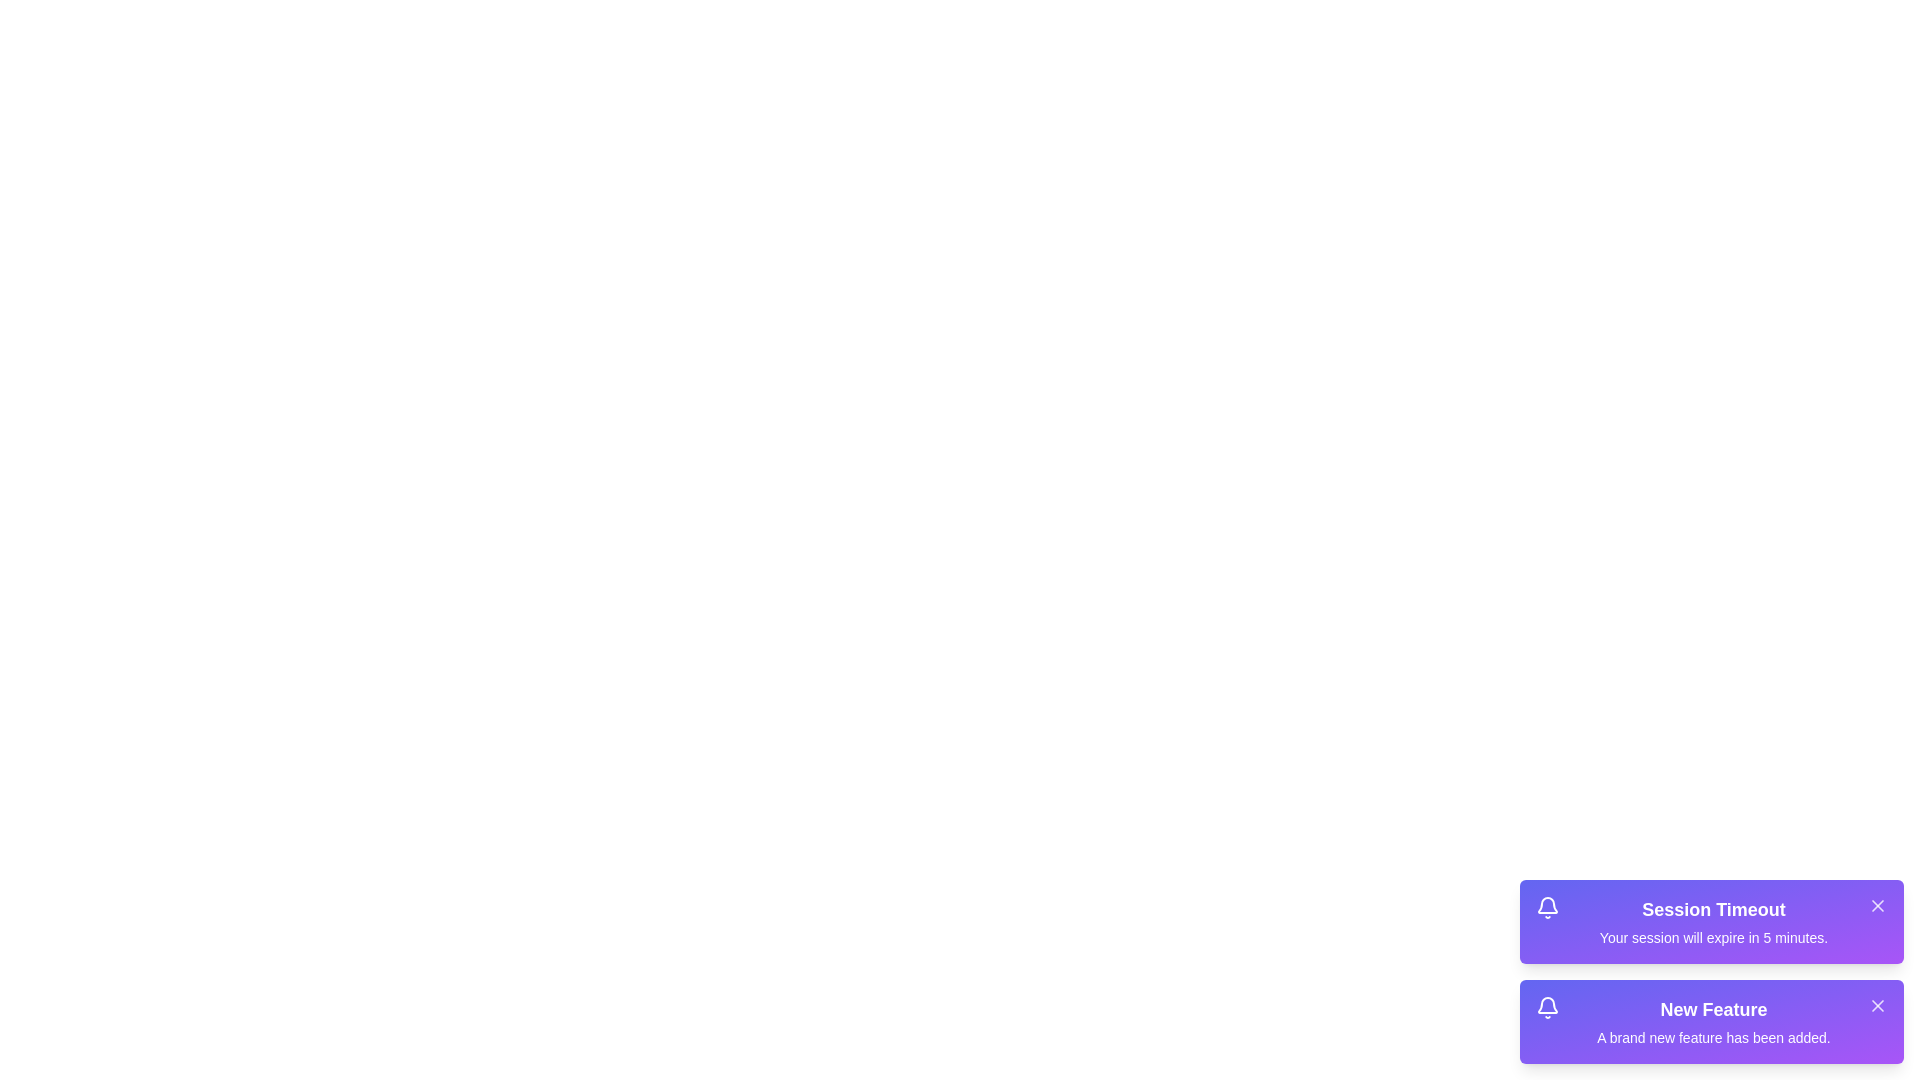 The image size is (1920, 1080). Describe the element at coordinates (1547, 907) in the screenshot. I see `the notification icon for Session Timeout` at that location.